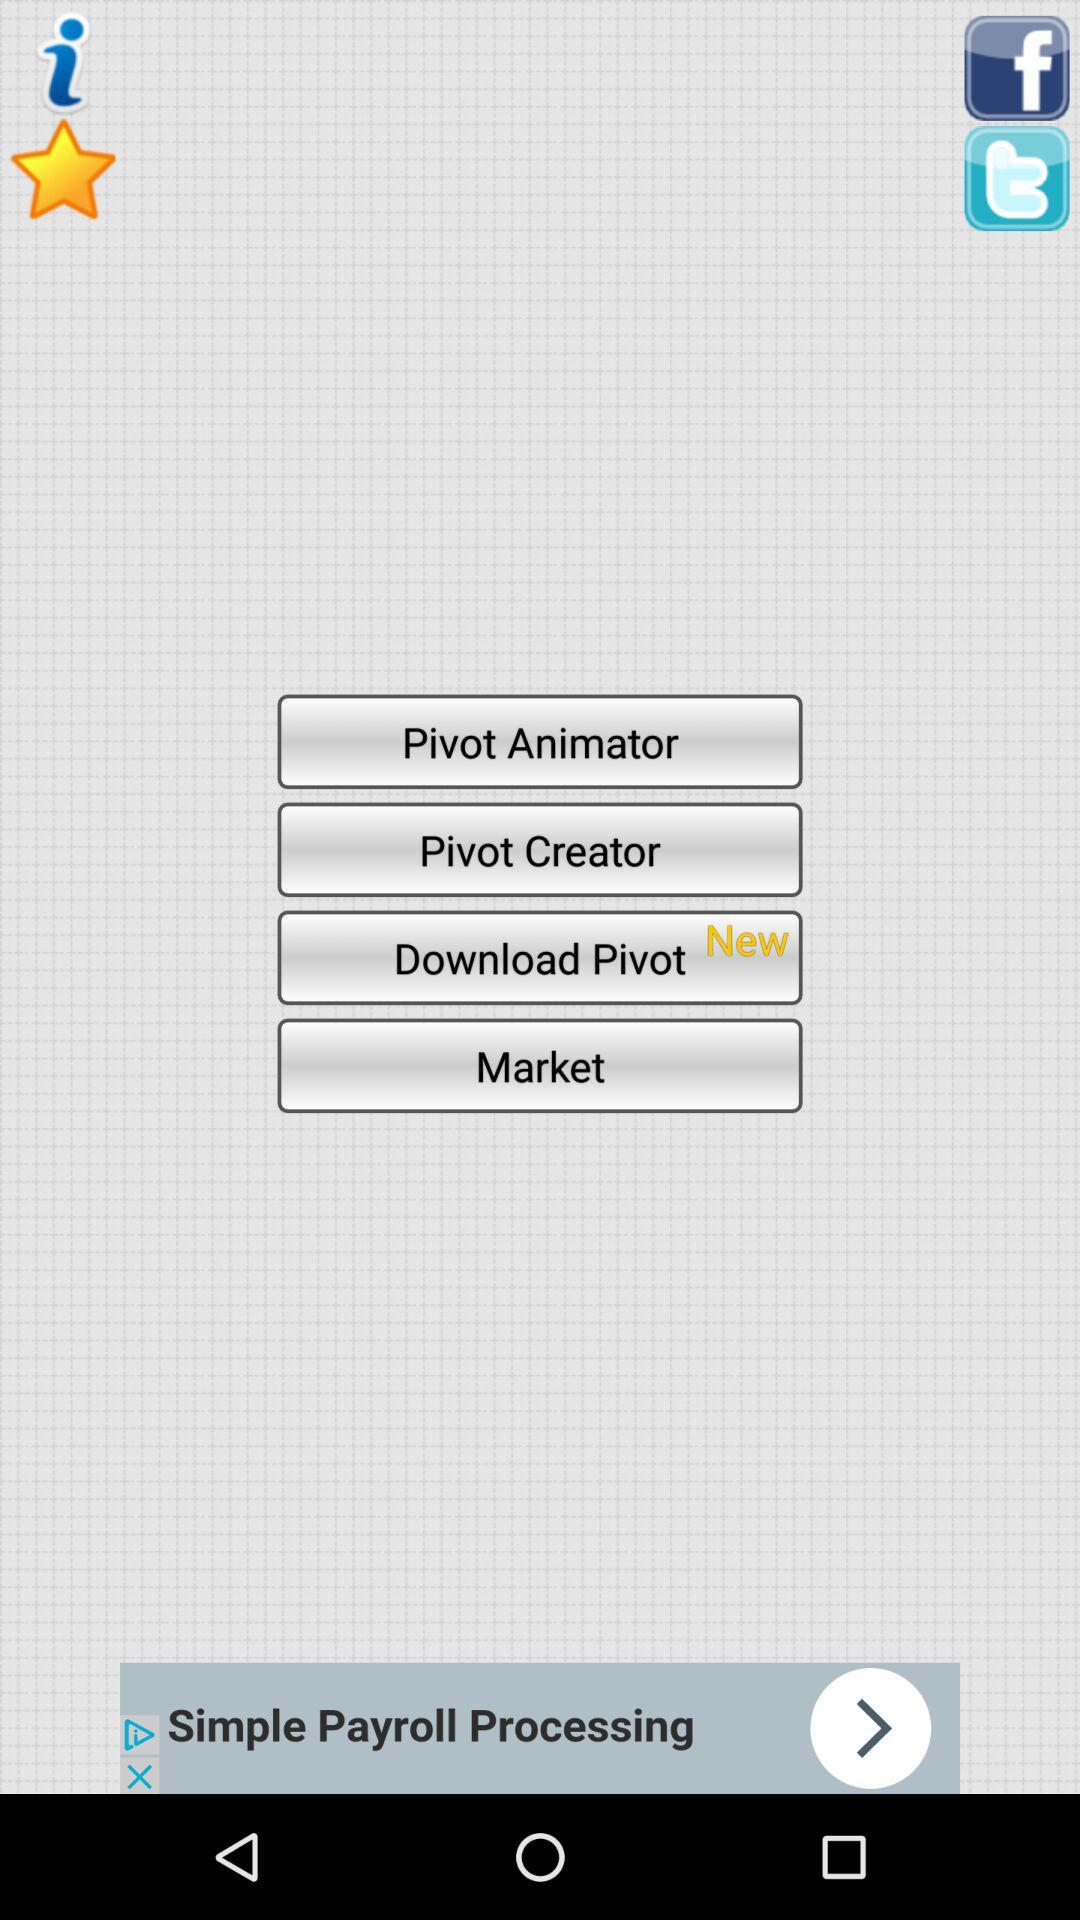 Image resolution: width=1080 pixels, height=1920 pixels. Describe the element at coordinates (540, 956) in the screenshot. I see `download pivot` at that location.